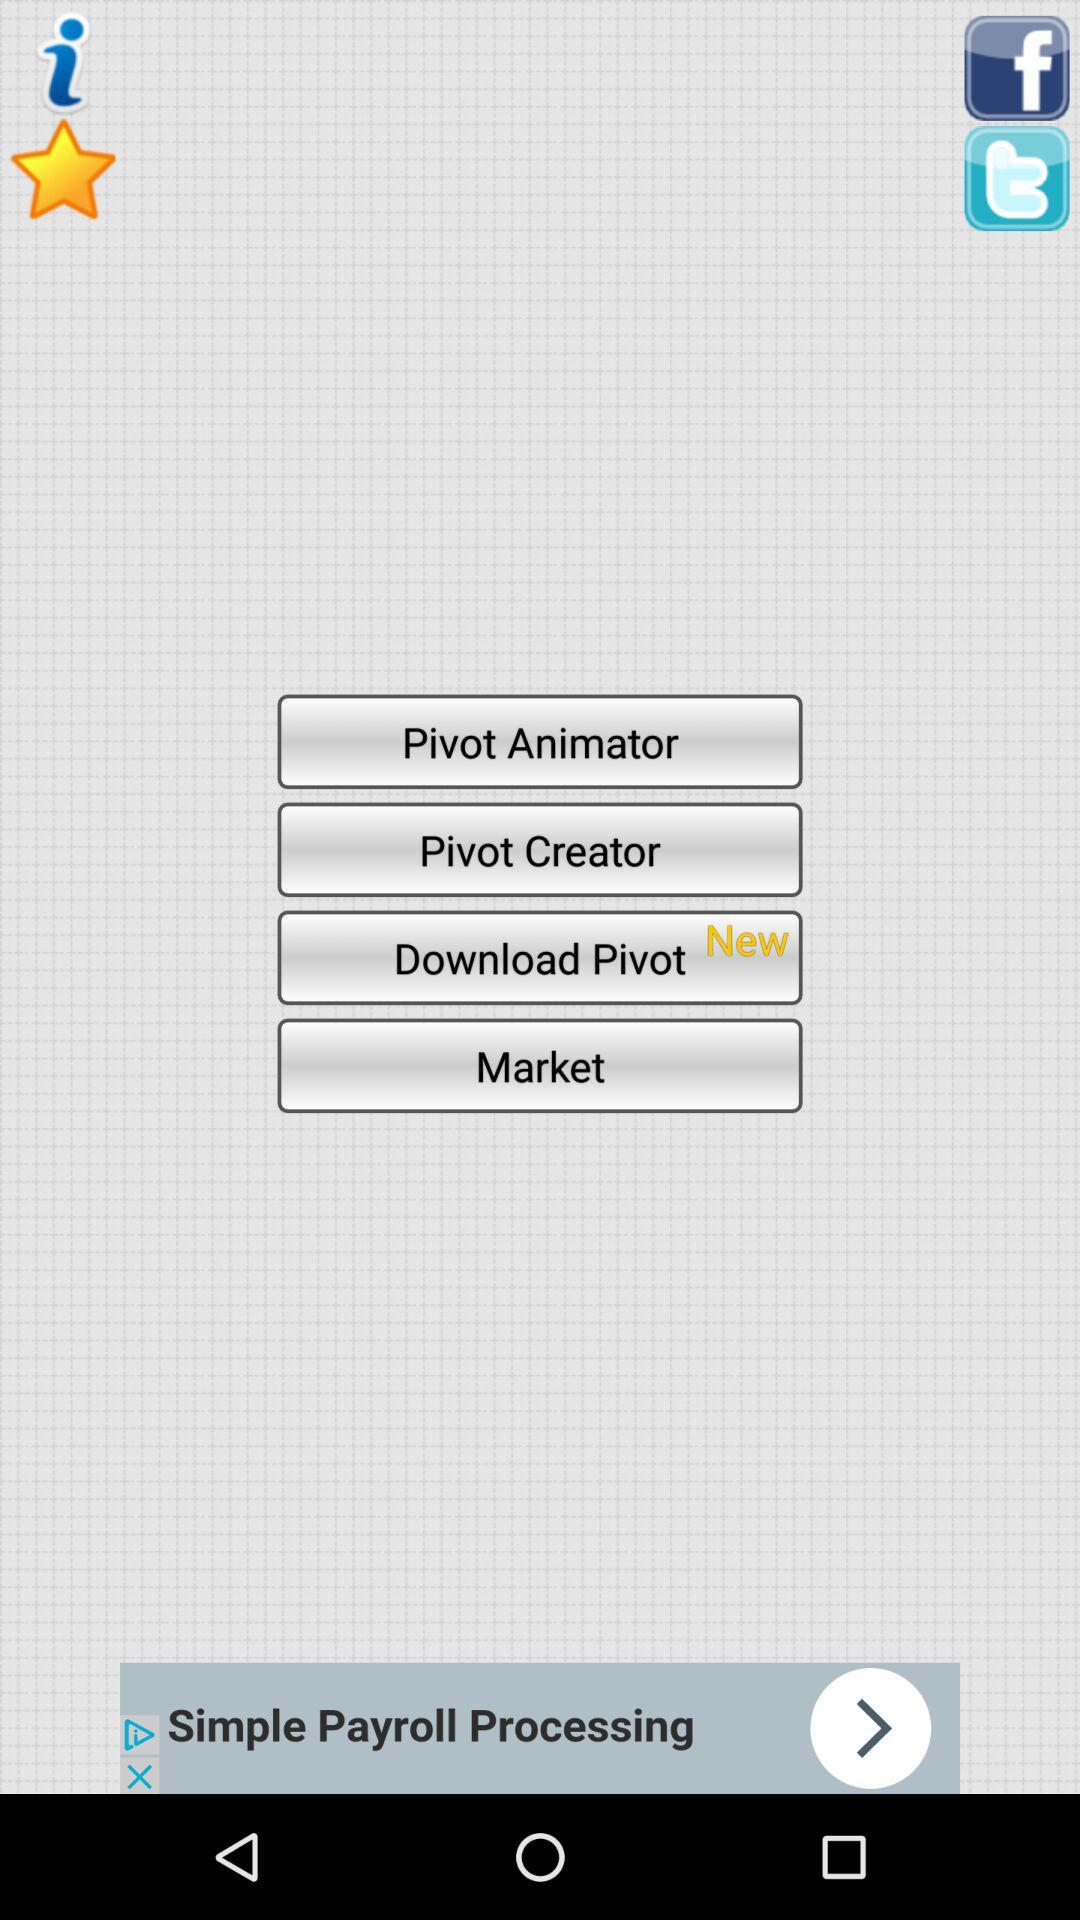 Image resolution: width=1080 pixels, height=1920 pixels. Describe the element at coordinates (540, 956) in the screenshot. I see `download pivot` at that location.